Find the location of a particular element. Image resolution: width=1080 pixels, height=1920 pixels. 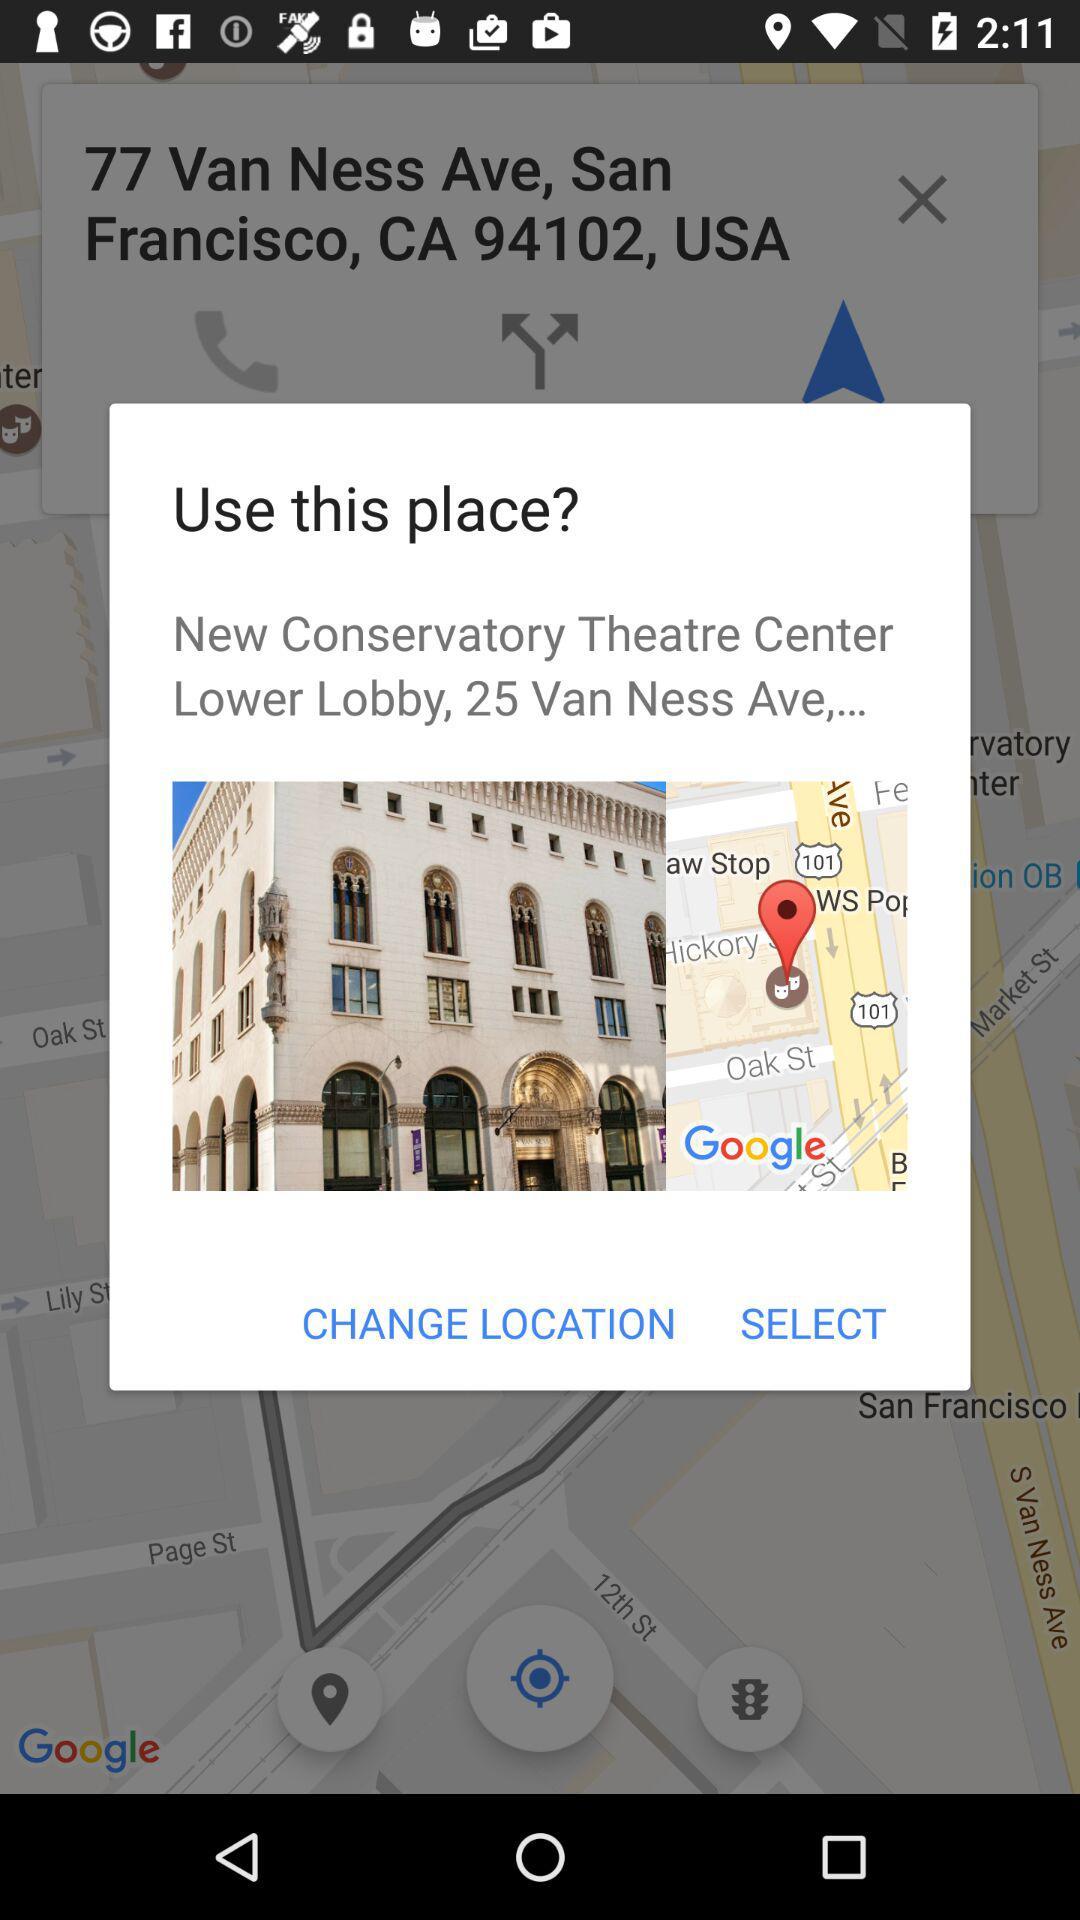

the icon above the change location icon is located at coordinates (785, 986).